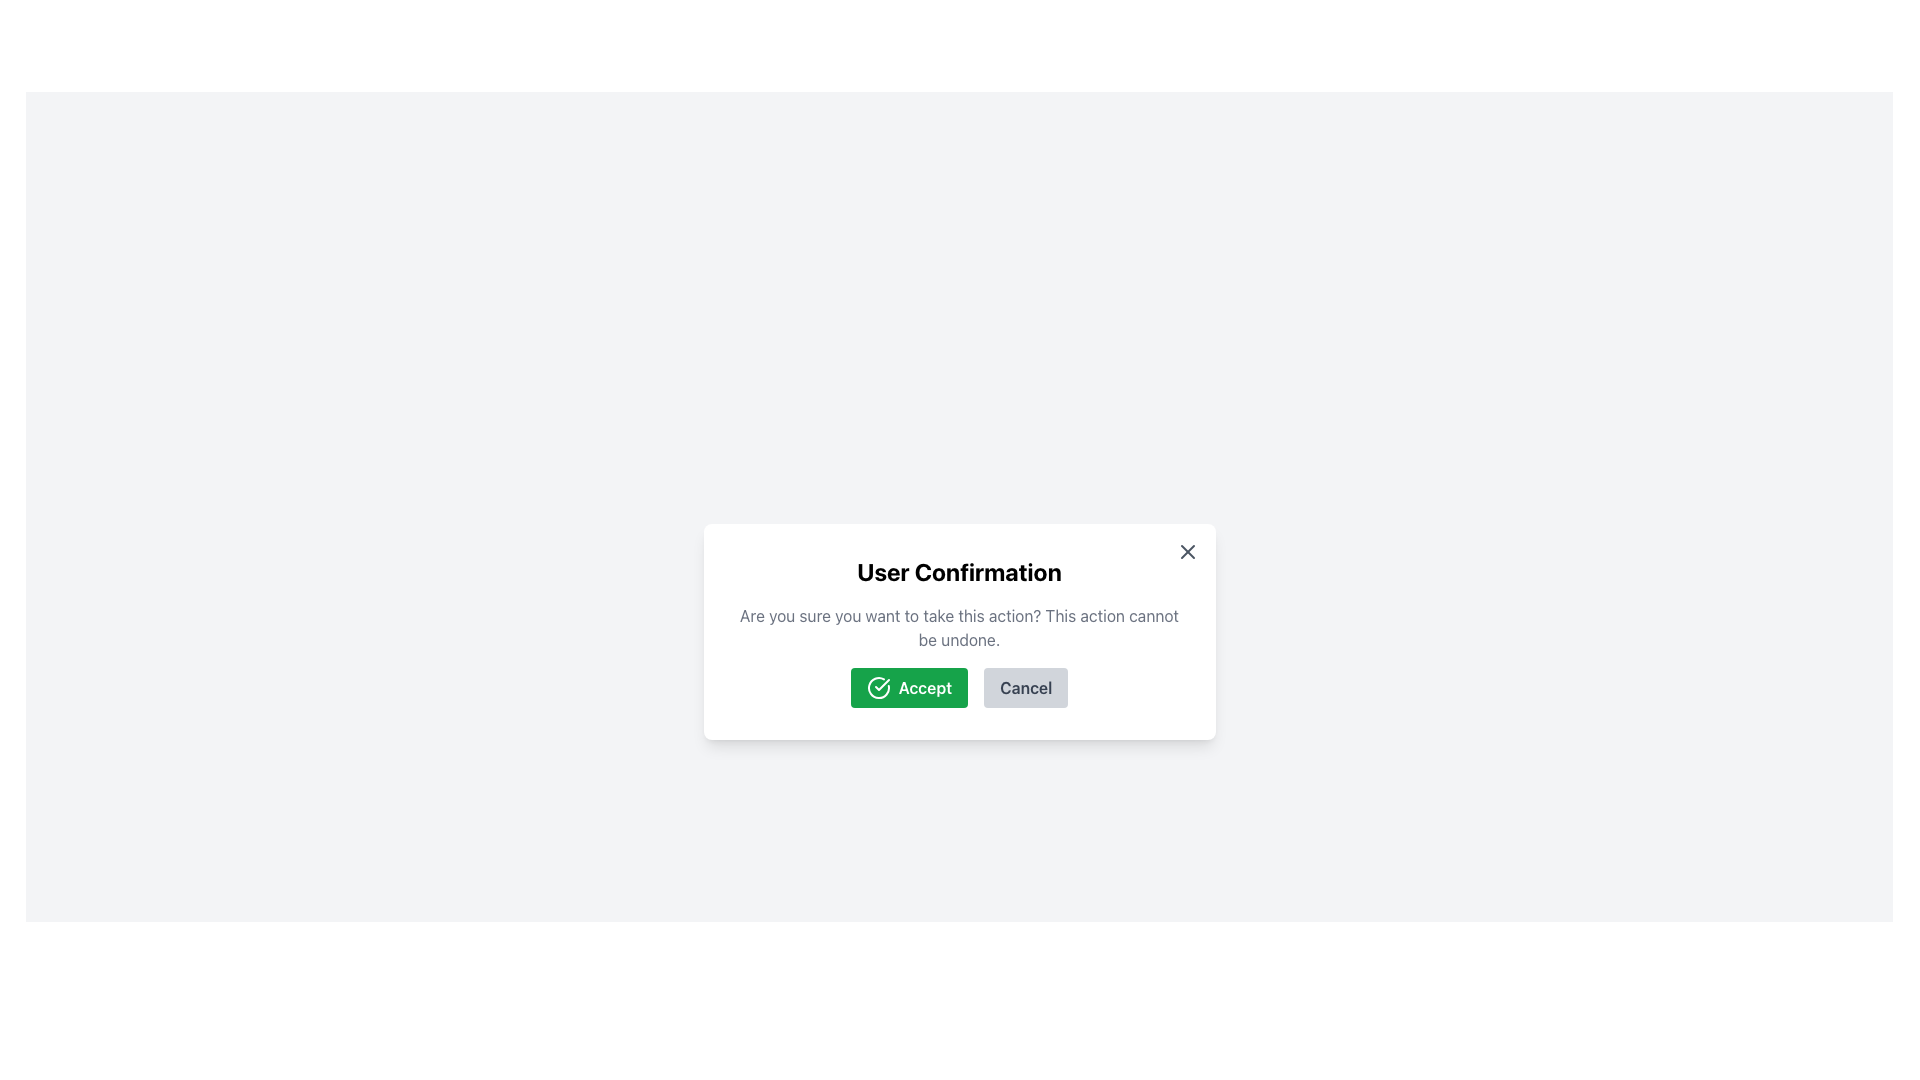 The image size is (1920, 1080). I want to click on the 'Accept' button, which is part of a button group in a modal dialog box, to confirm the action, so click(958, 686).